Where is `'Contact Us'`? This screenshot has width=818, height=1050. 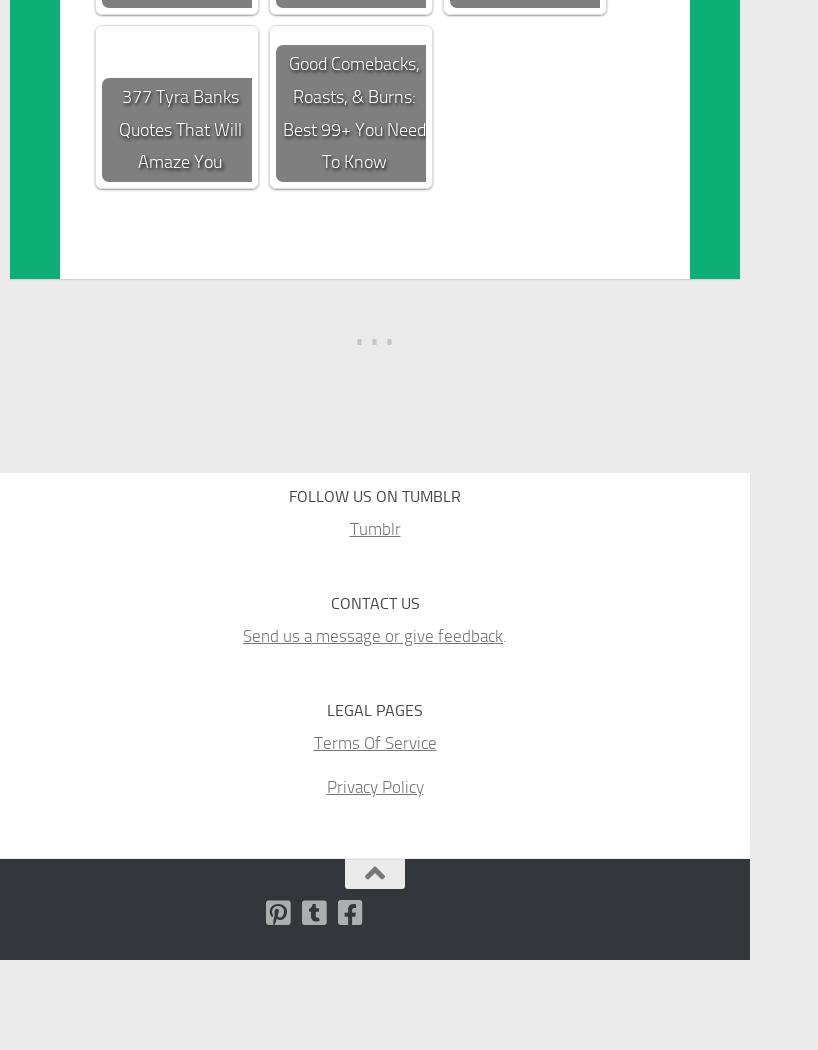
'Contact Us' is located at coordinates (374, 602).